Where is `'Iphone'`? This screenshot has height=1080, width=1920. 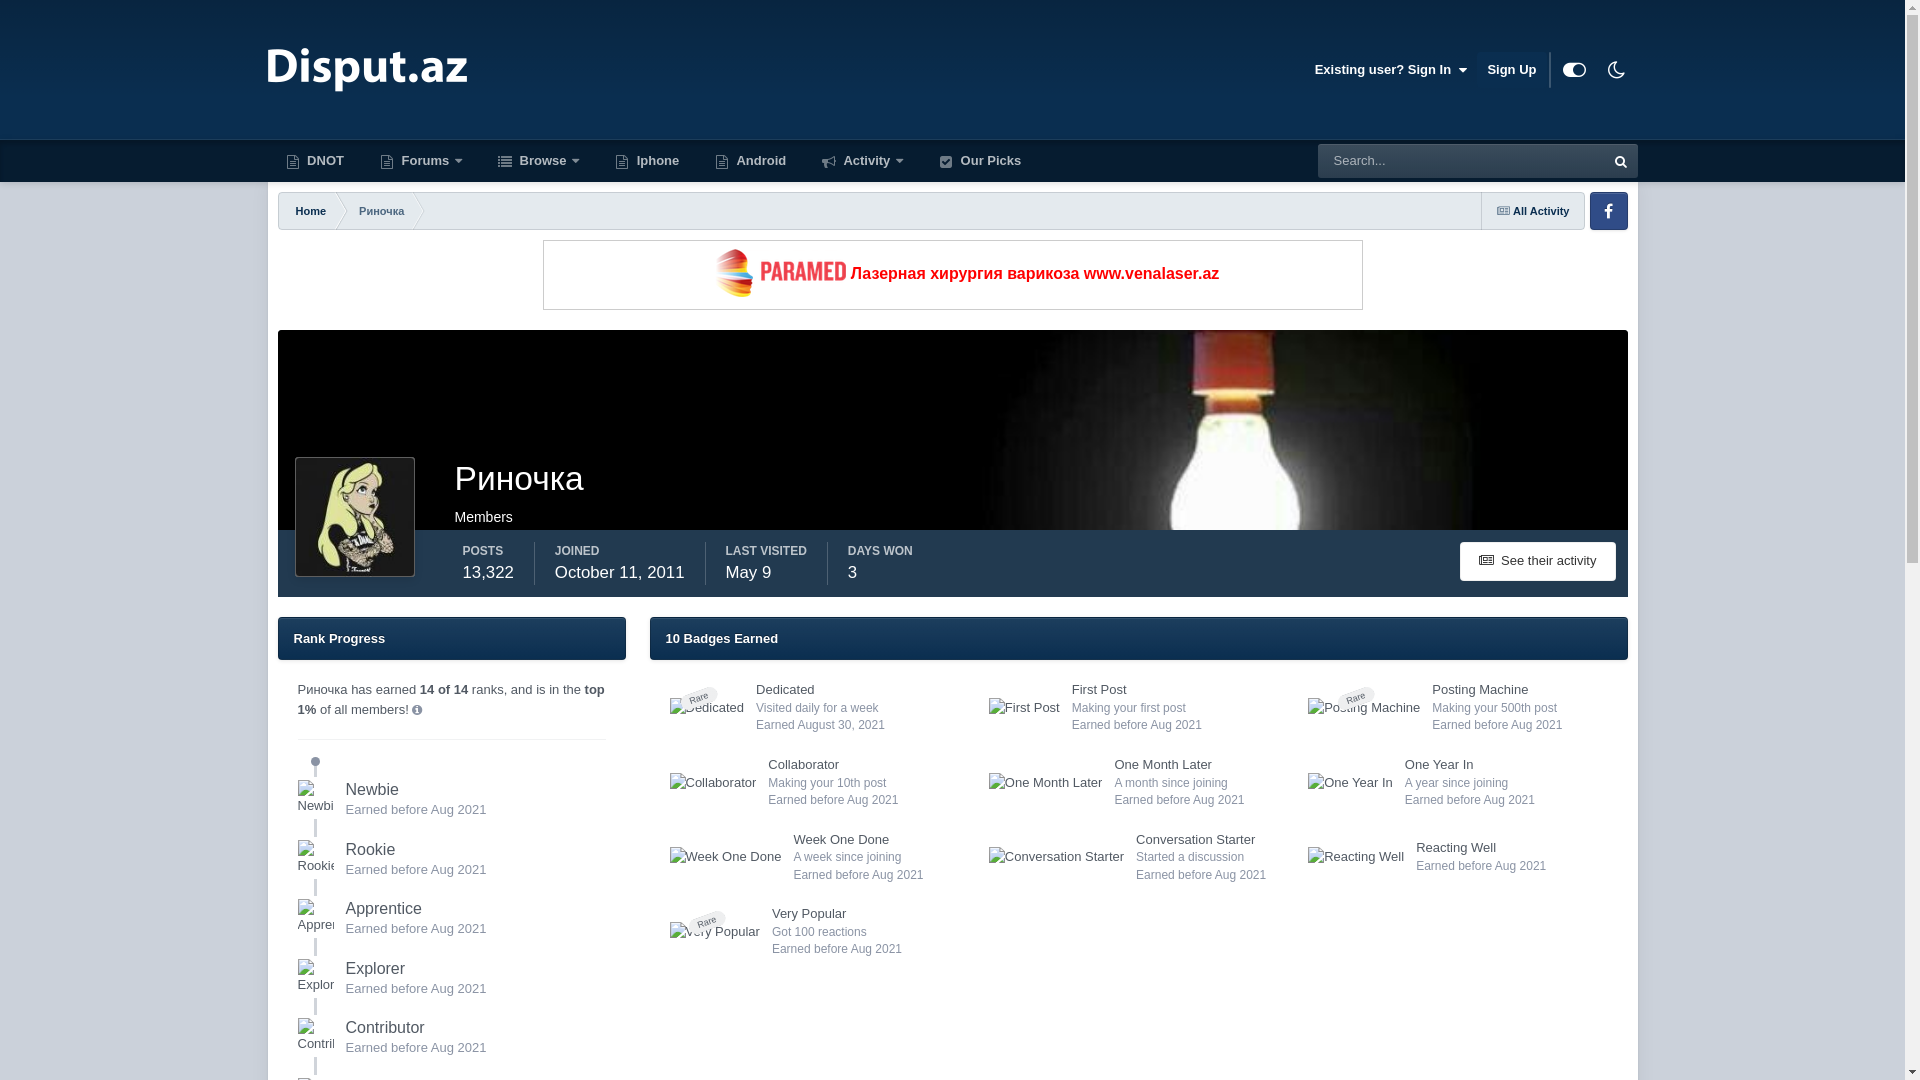 'Iphone' is located at coordinates (647, 160).